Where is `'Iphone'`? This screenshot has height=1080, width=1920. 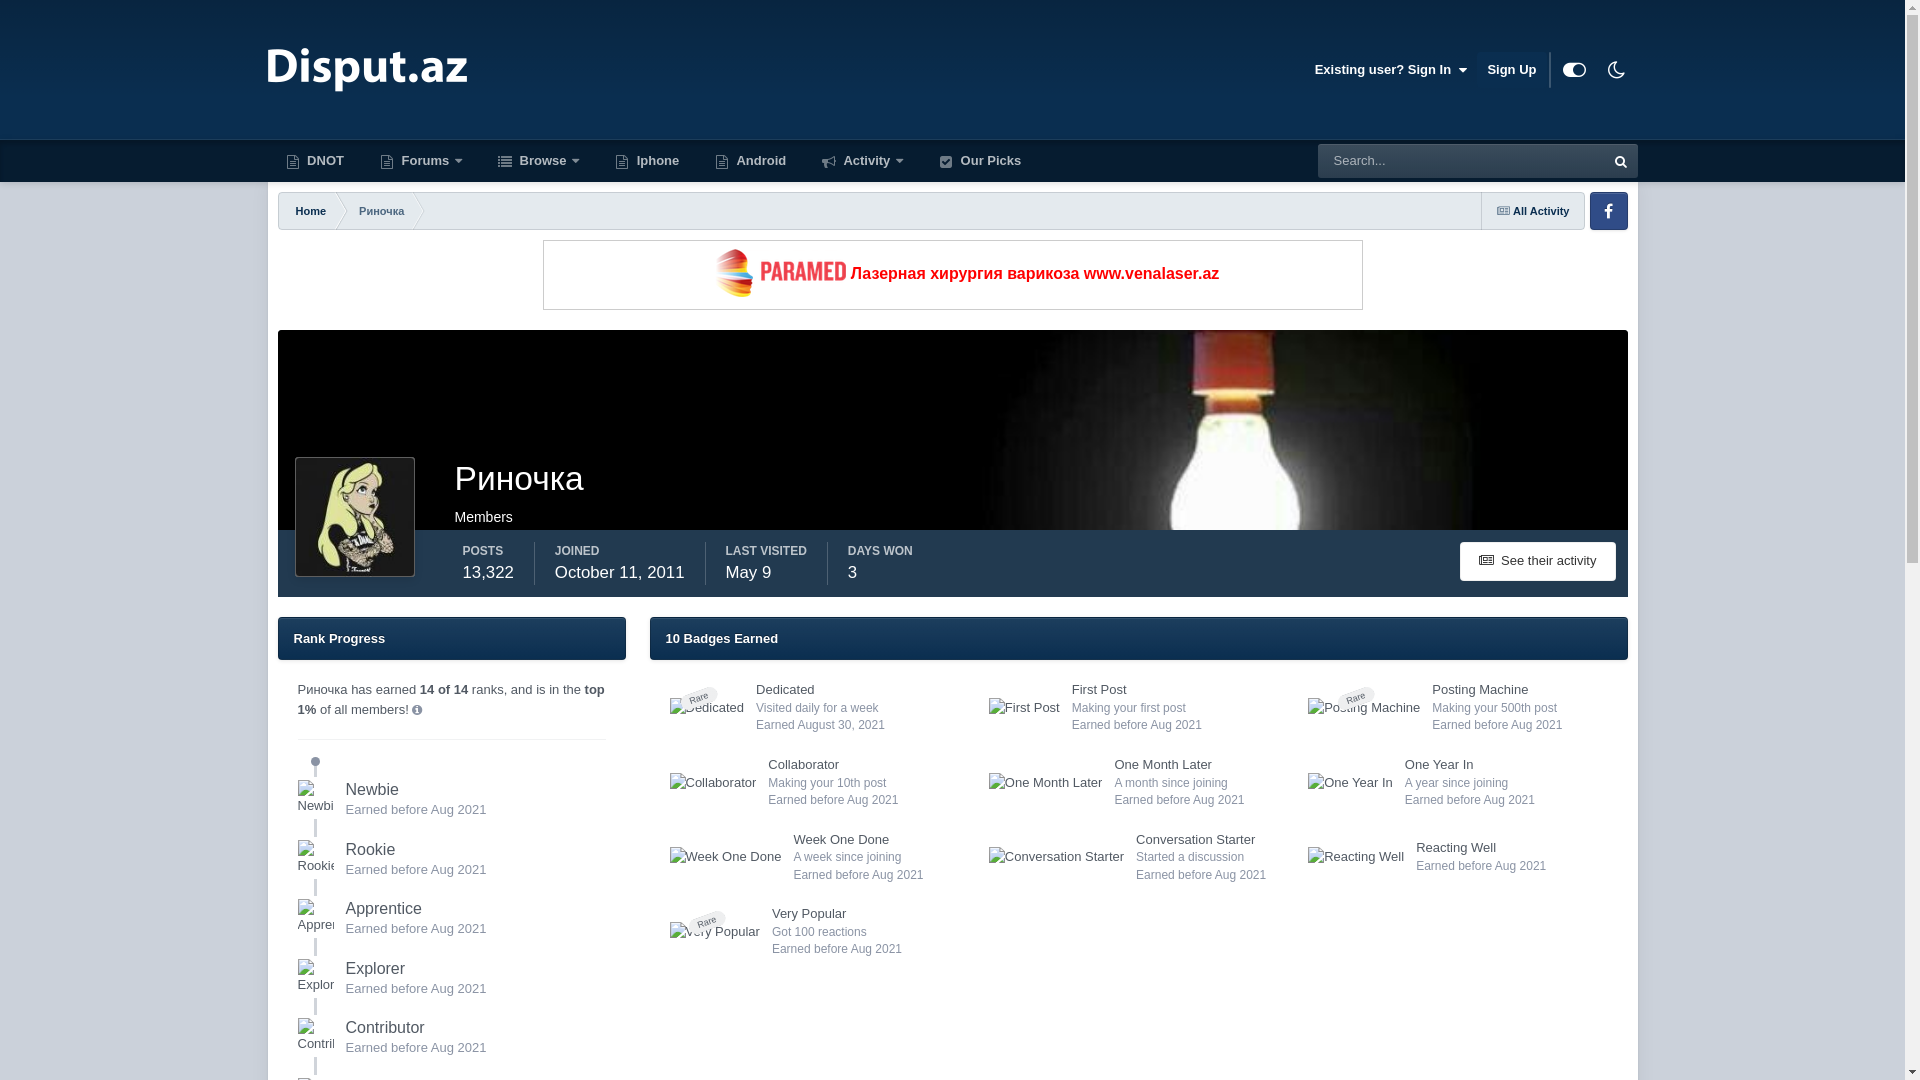 'Iphone' is located at coordinates (647, 160).